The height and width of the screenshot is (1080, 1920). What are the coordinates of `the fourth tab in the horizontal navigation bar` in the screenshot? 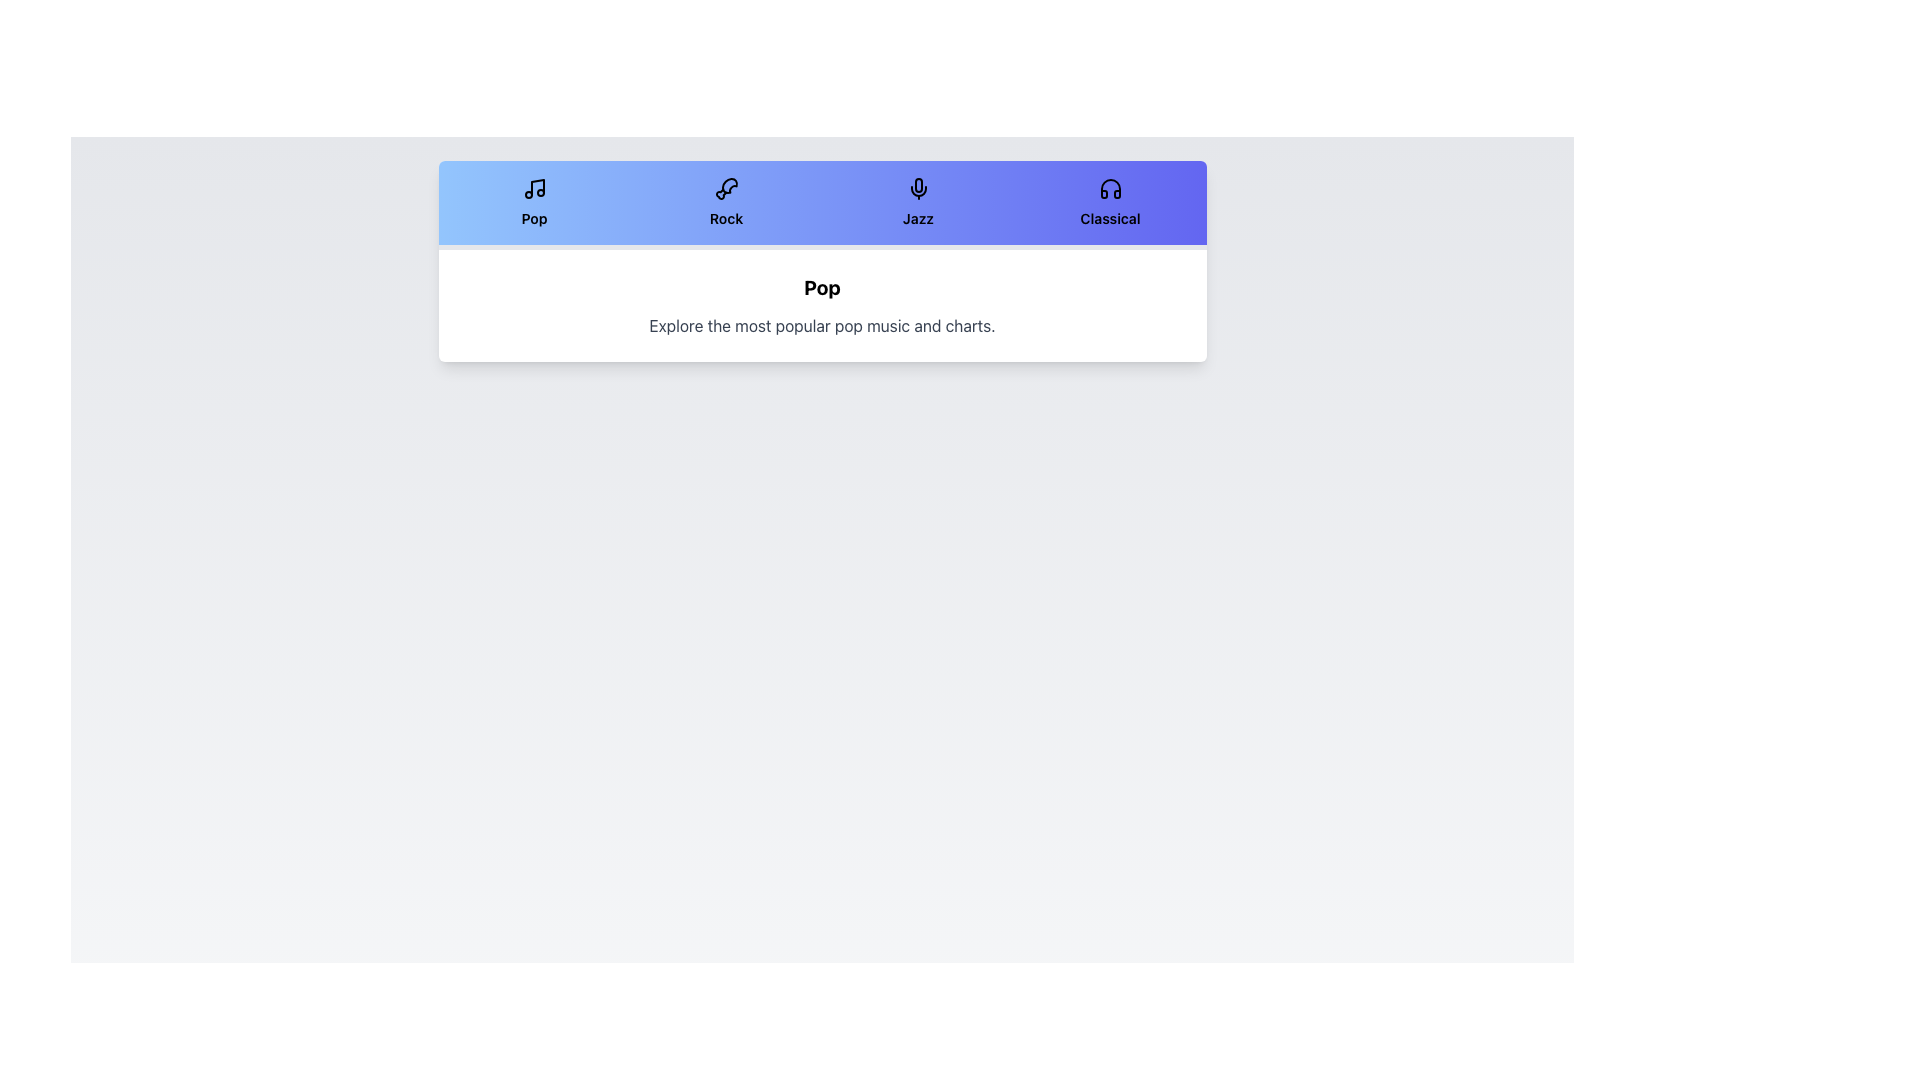 It's located at (1109, 204).